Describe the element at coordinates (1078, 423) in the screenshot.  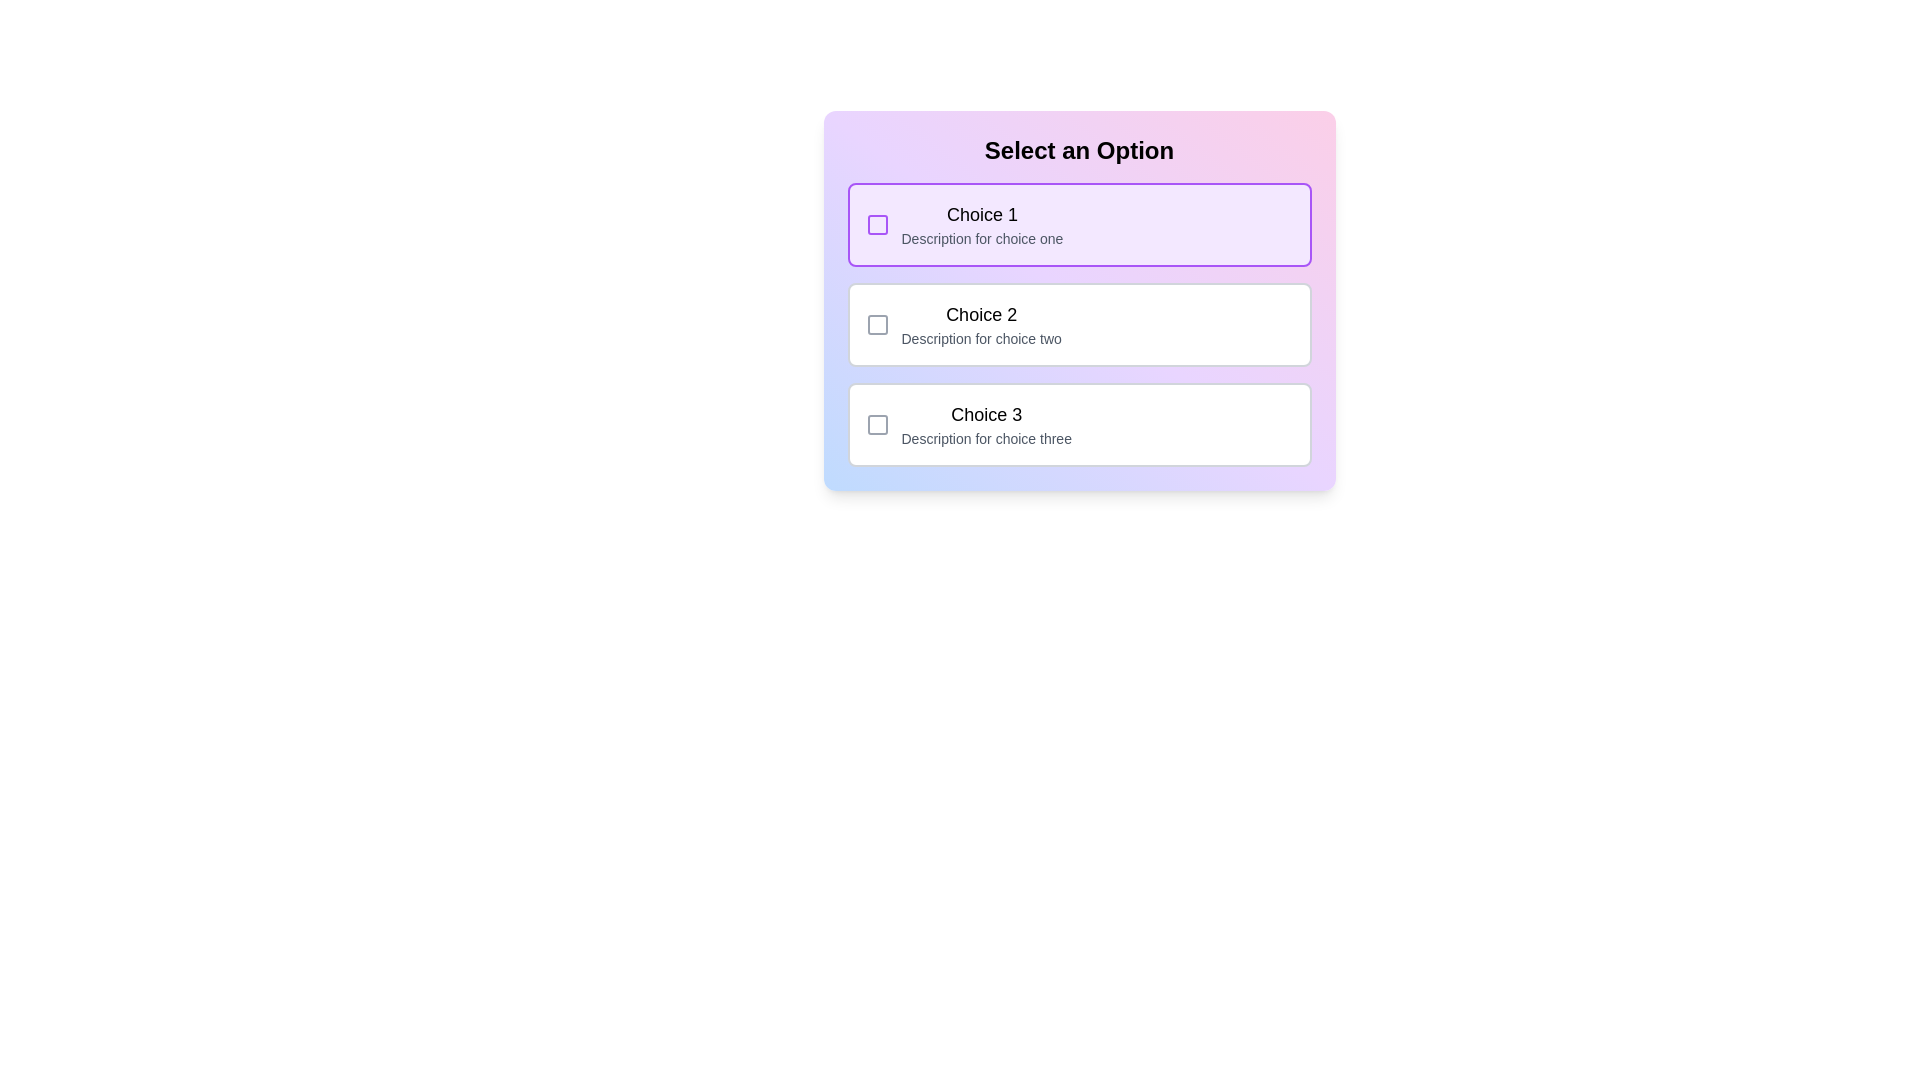
I see `the third selectable option row labeled 'Choice 3'` at that location.